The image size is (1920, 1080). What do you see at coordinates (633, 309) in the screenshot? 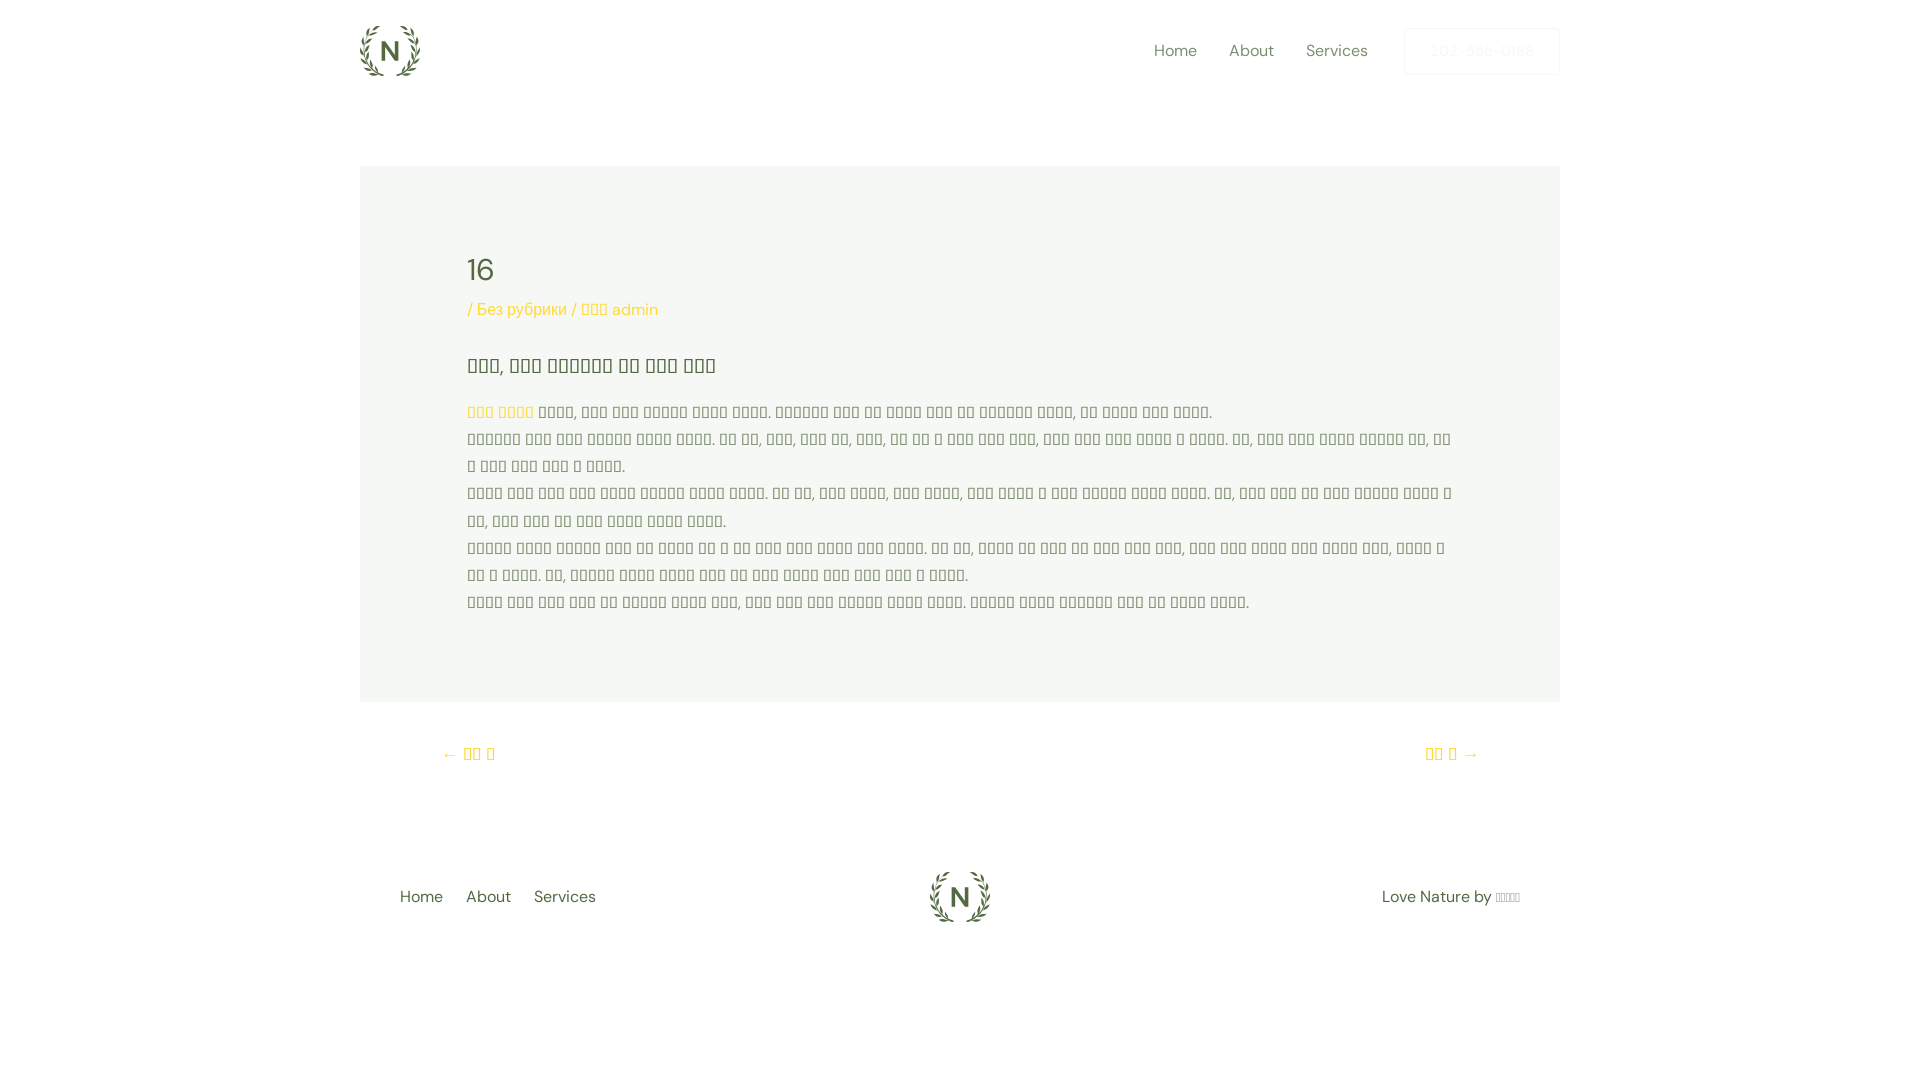
I see `'admin'` at bounding box center [633, 309].